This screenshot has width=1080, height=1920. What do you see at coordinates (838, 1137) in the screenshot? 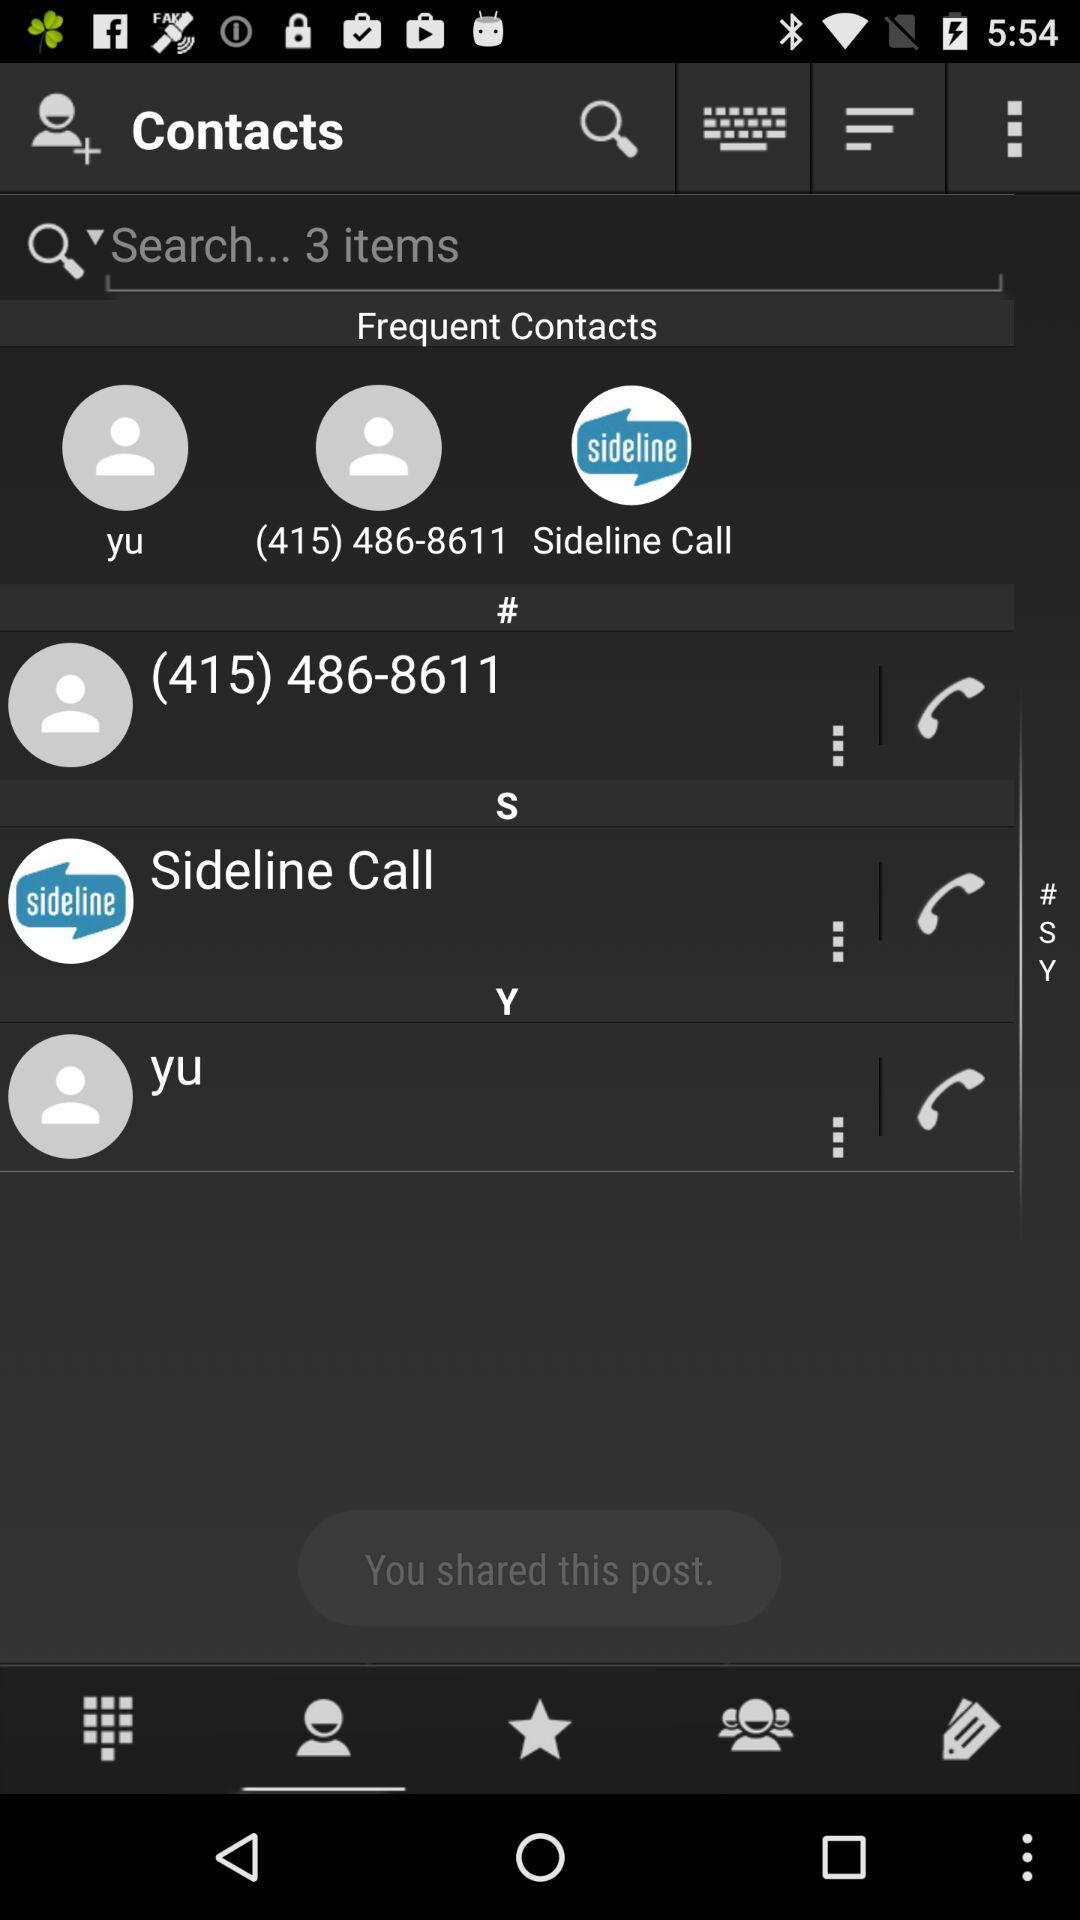
I see `menu page` at bounding box center [838, 1137].